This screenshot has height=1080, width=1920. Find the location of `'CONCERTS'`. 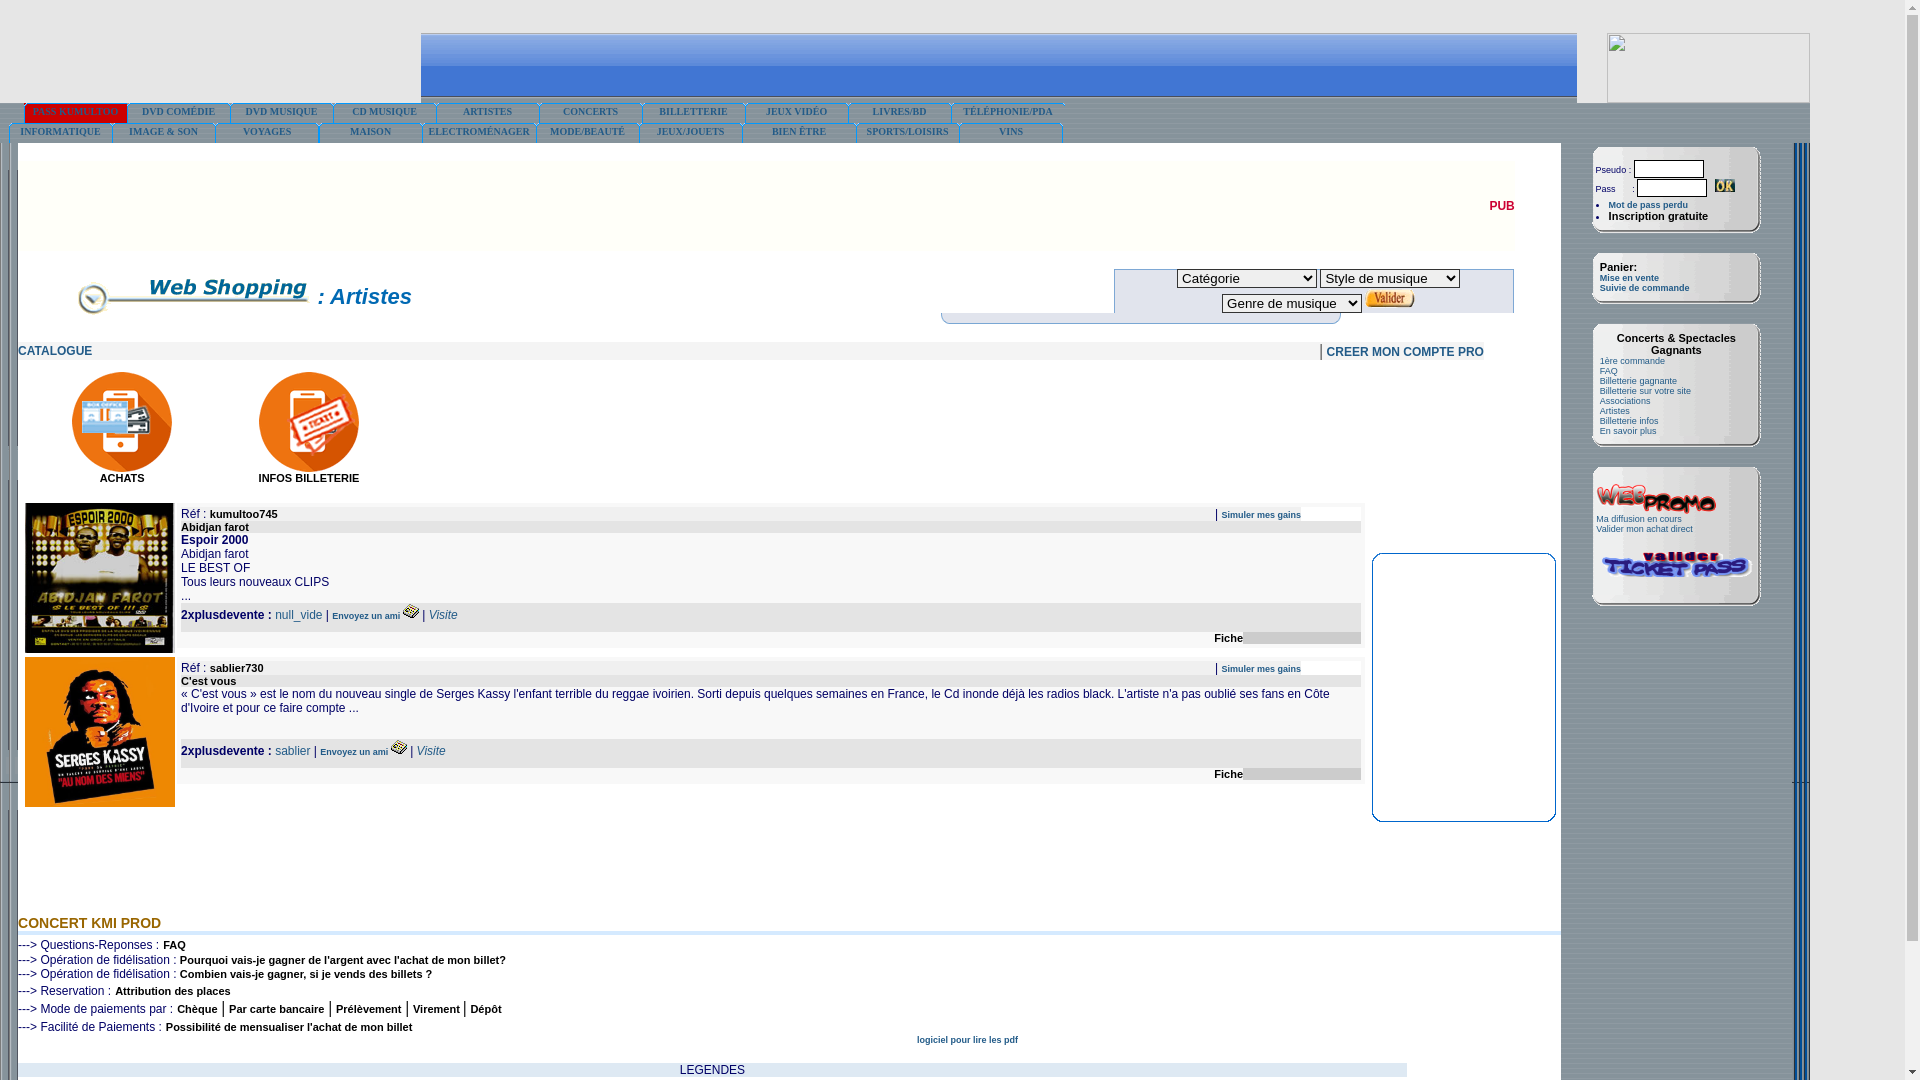

'CONCERTS' is located at coordinates (589, 112).